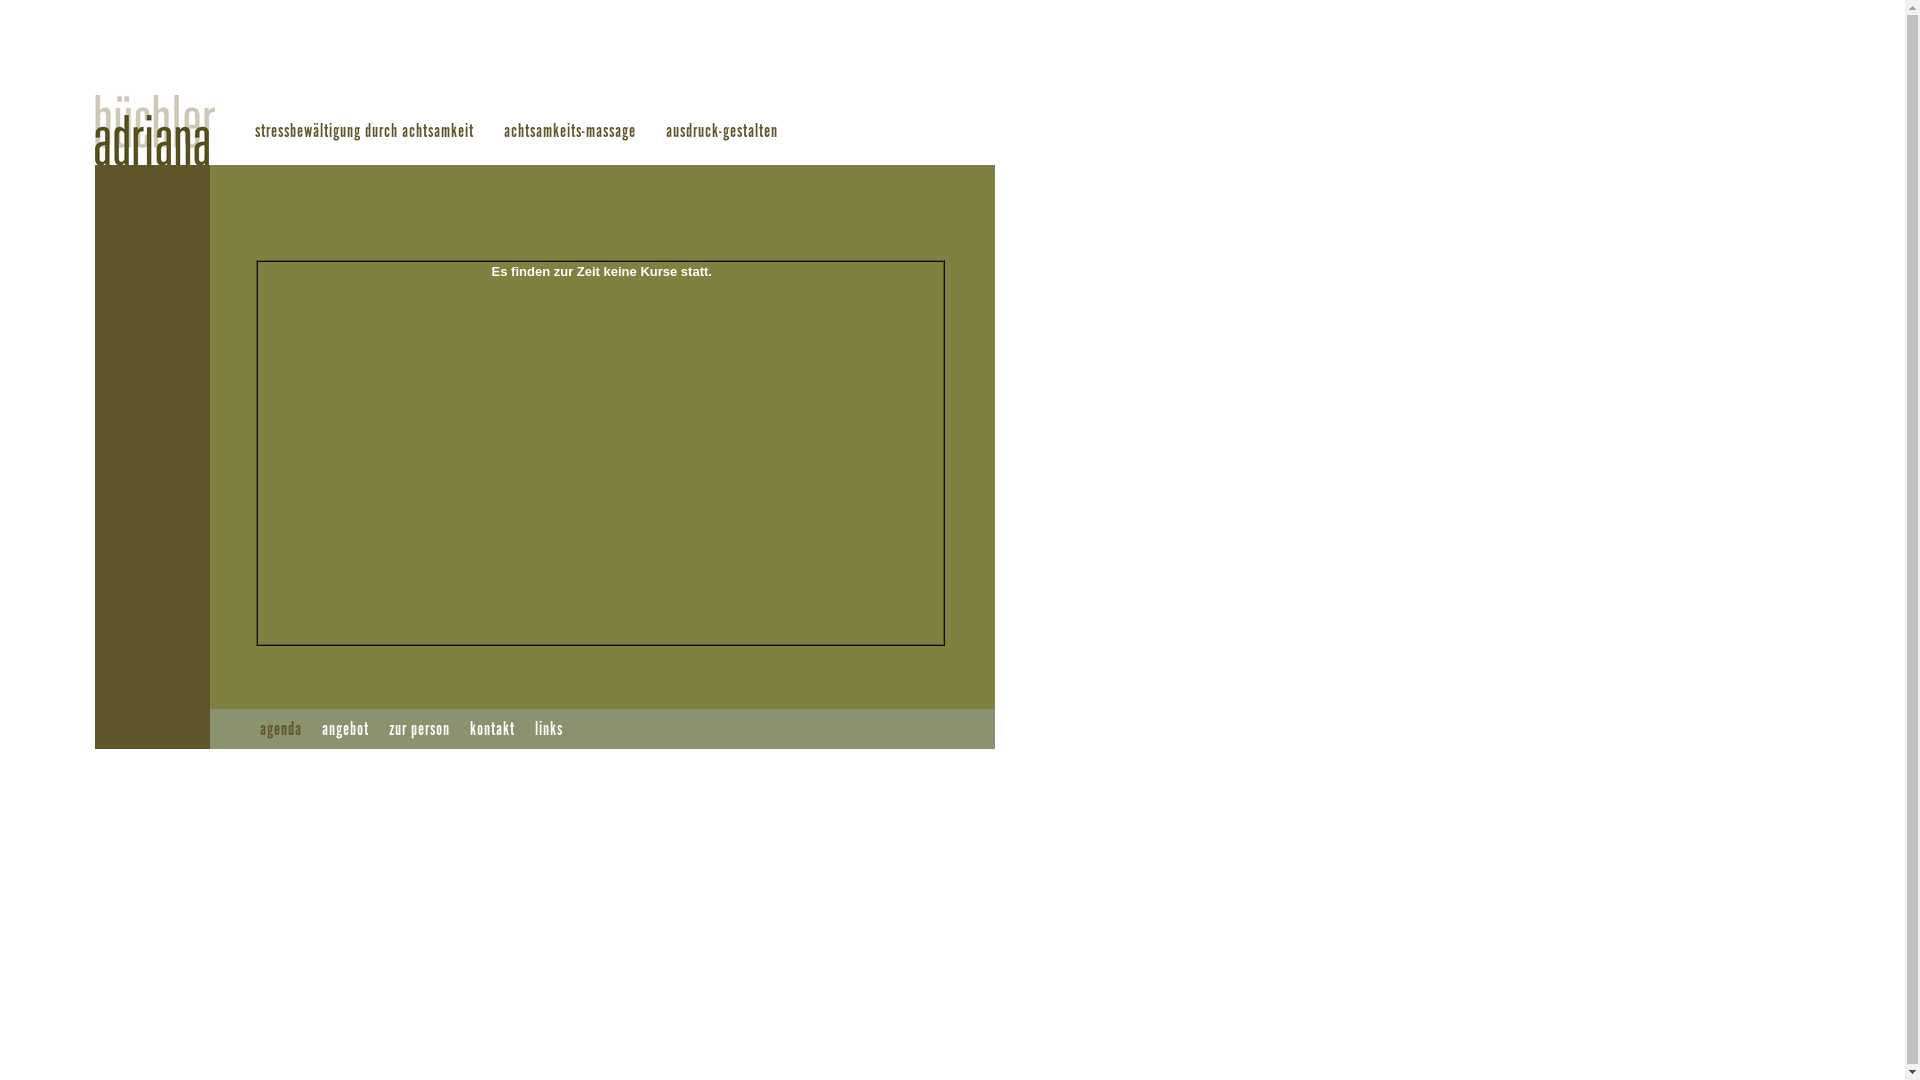 This screenshot has height=1080, width=1920. What do you see at coordinates (569, 131) in the screenshot?
I see `'achtsamkeits-massage'` at bounding box center [569, 131].